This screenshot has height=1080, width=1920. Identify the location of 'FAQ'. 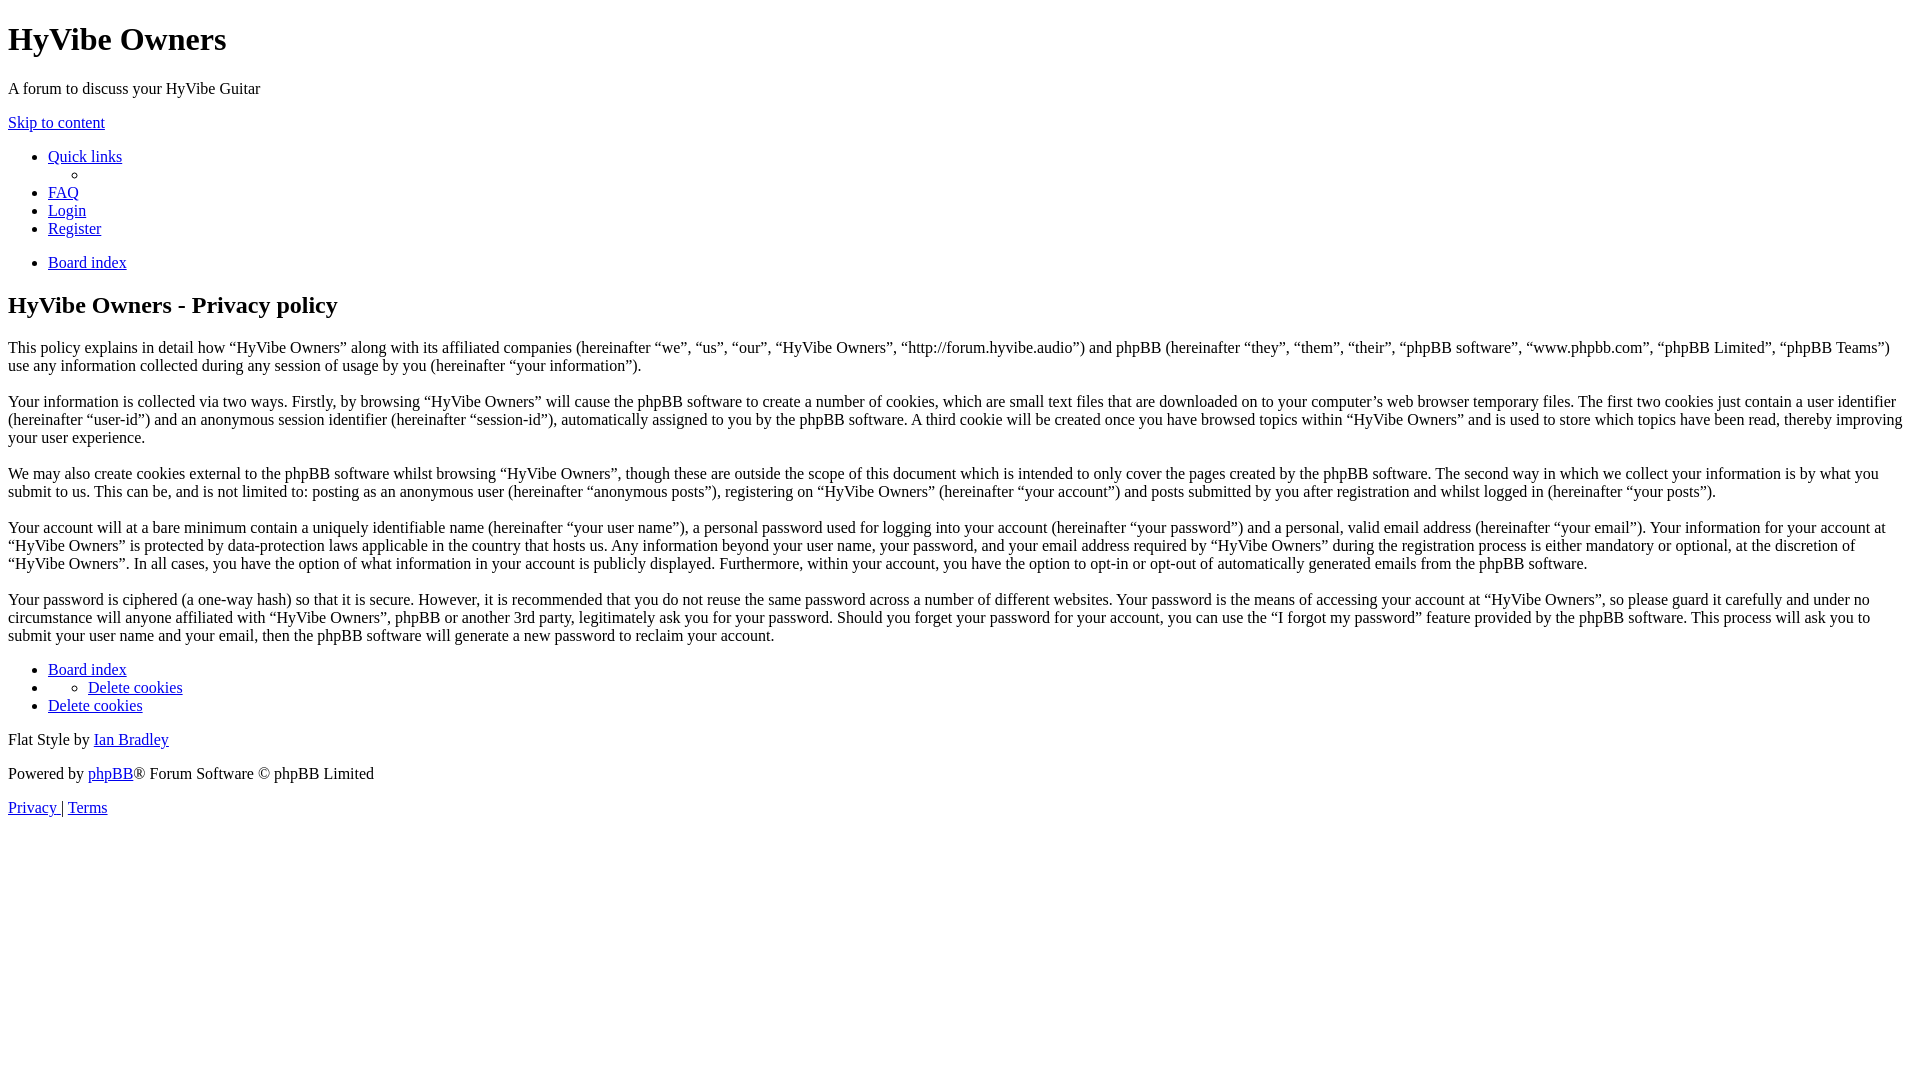
(63, 192).